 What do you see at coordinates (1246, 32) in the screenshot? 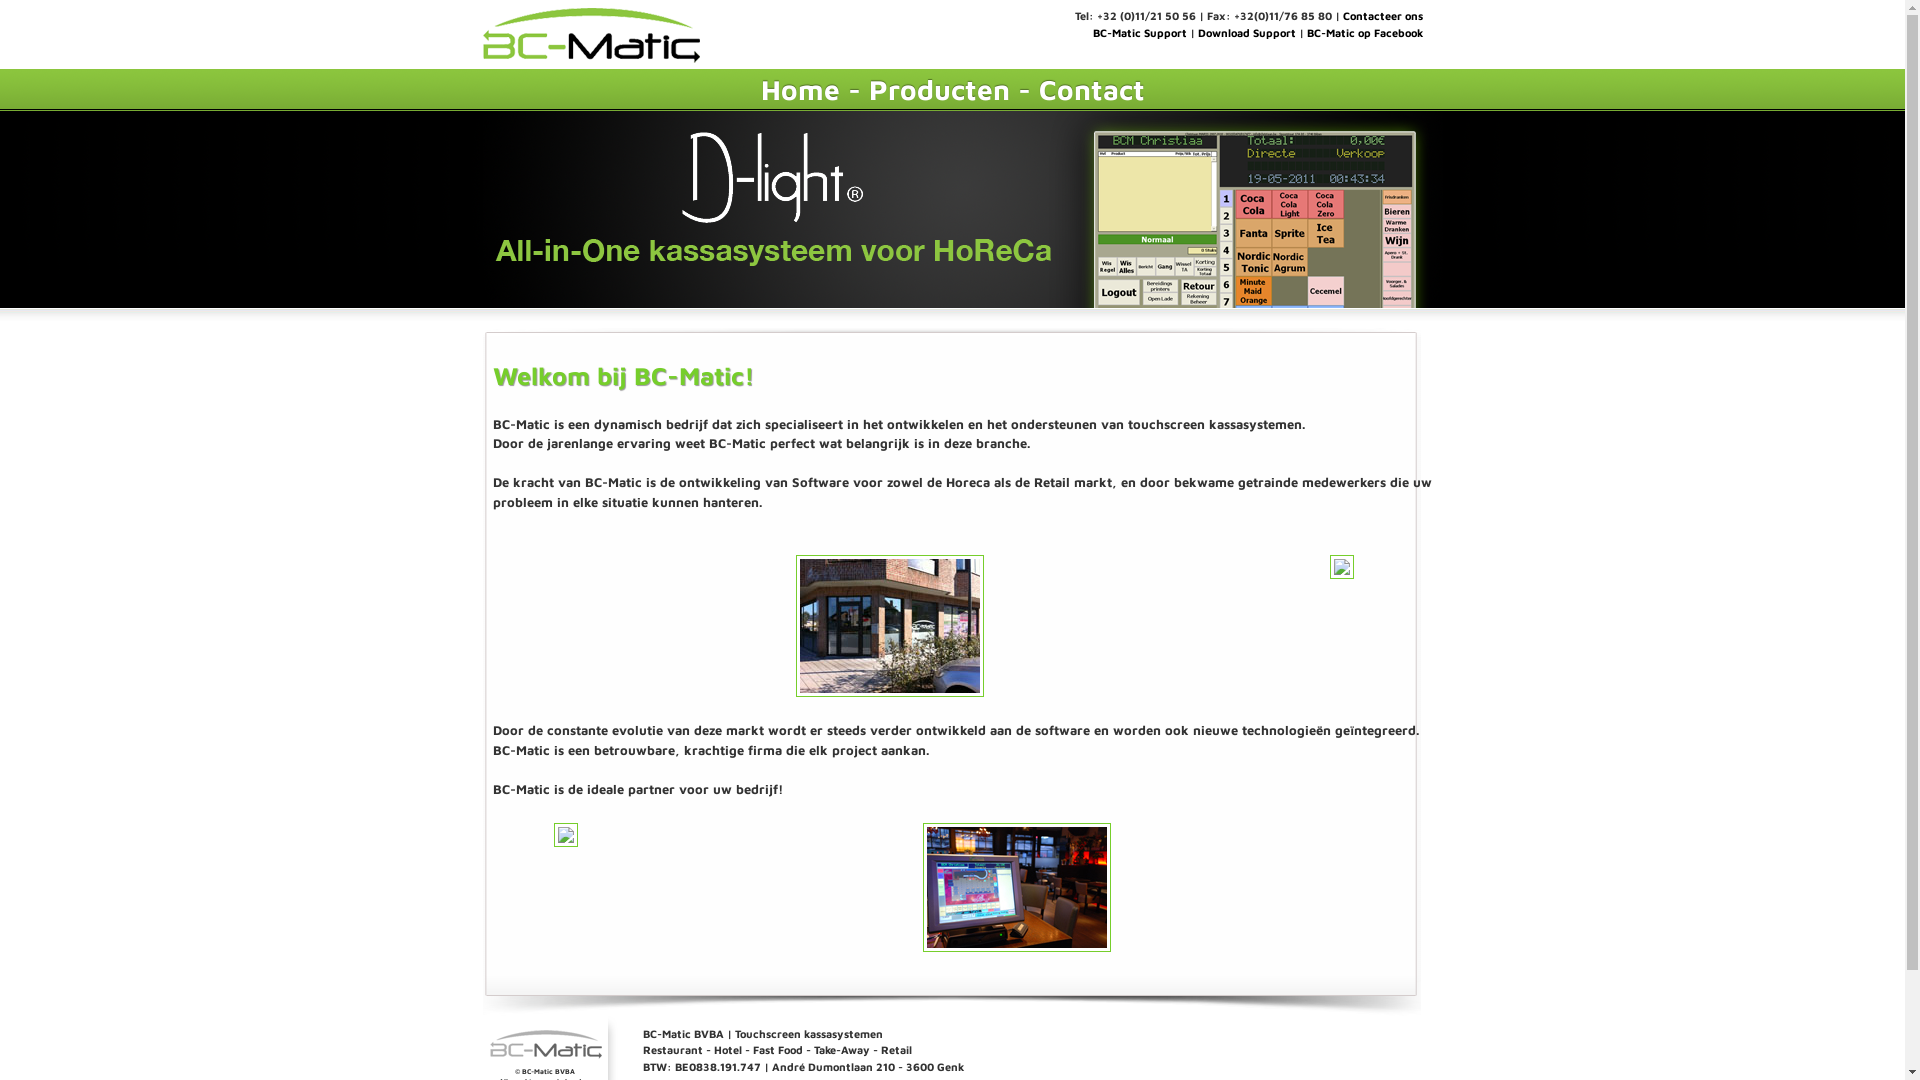
I see `'Download Support'` at bounding box center [1246, 32].